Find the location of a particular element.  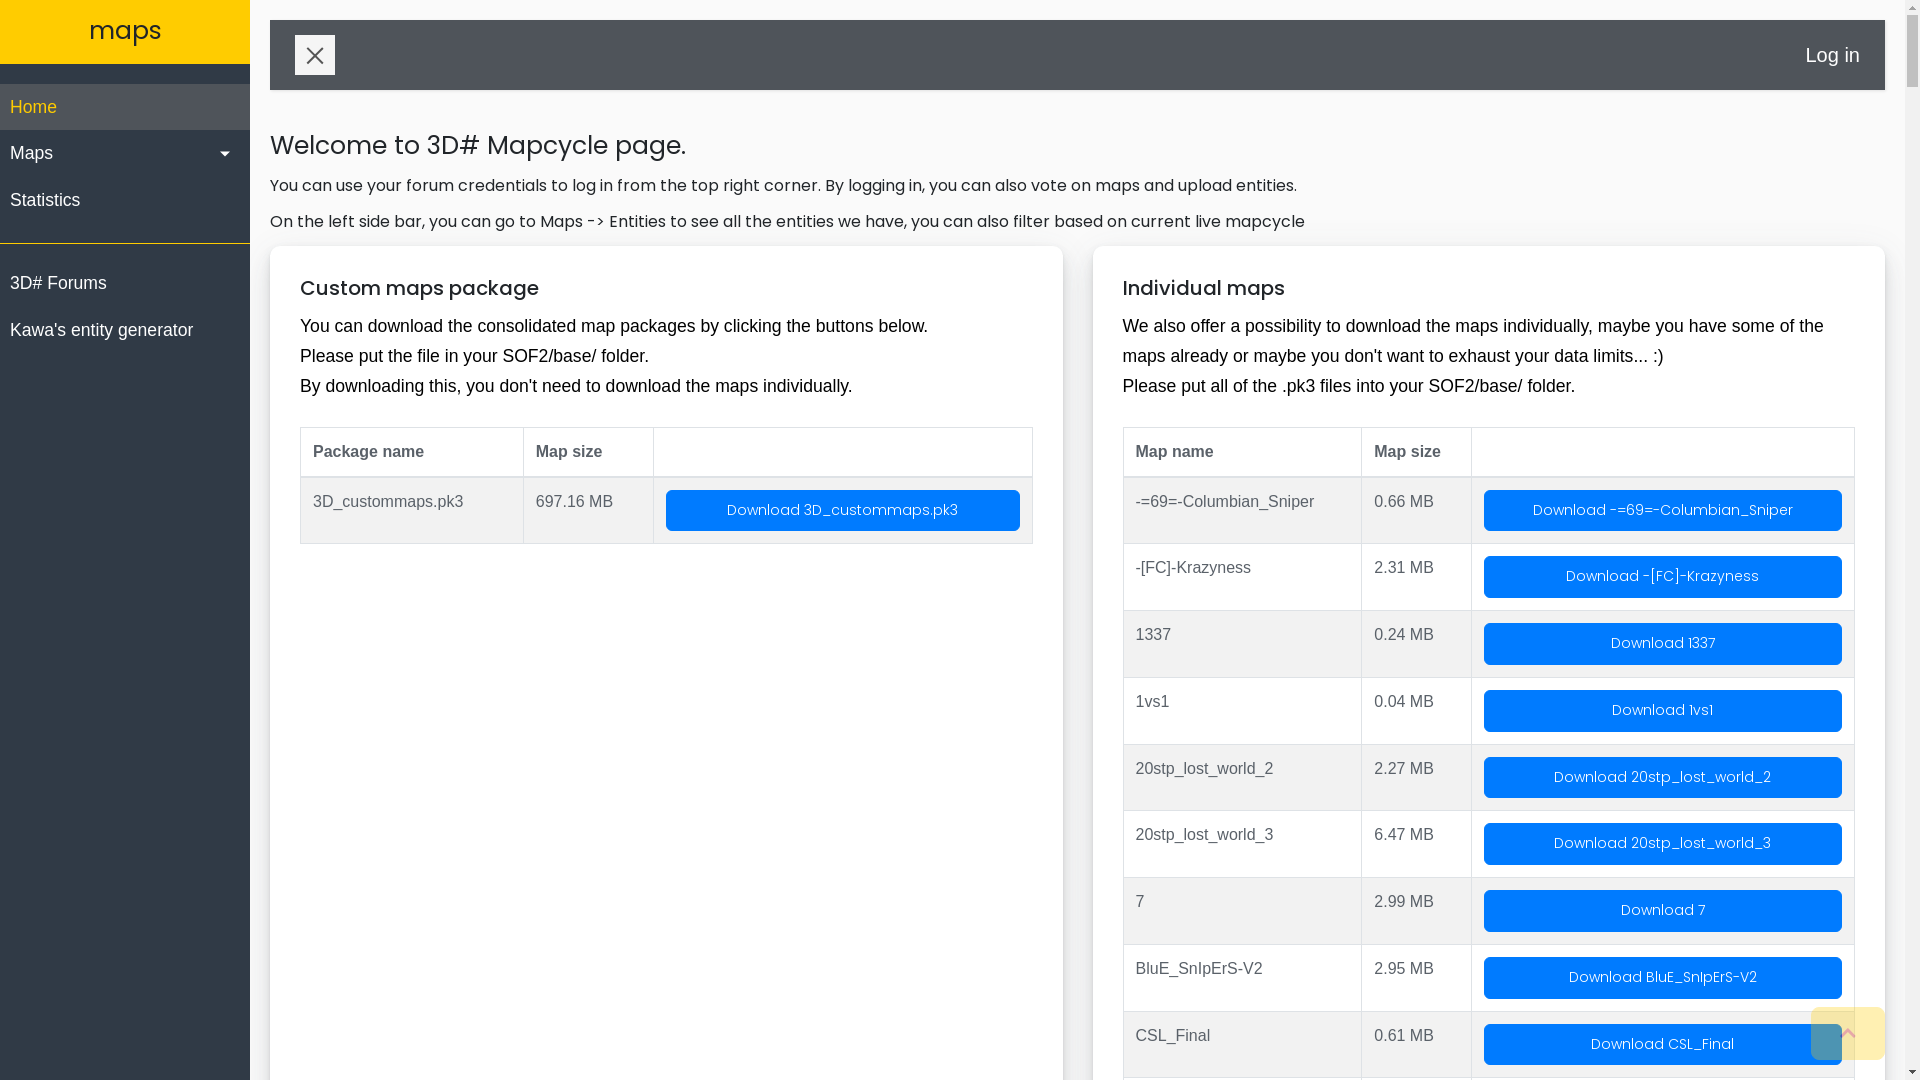

'Maps' is located at coordinates (123, 152).